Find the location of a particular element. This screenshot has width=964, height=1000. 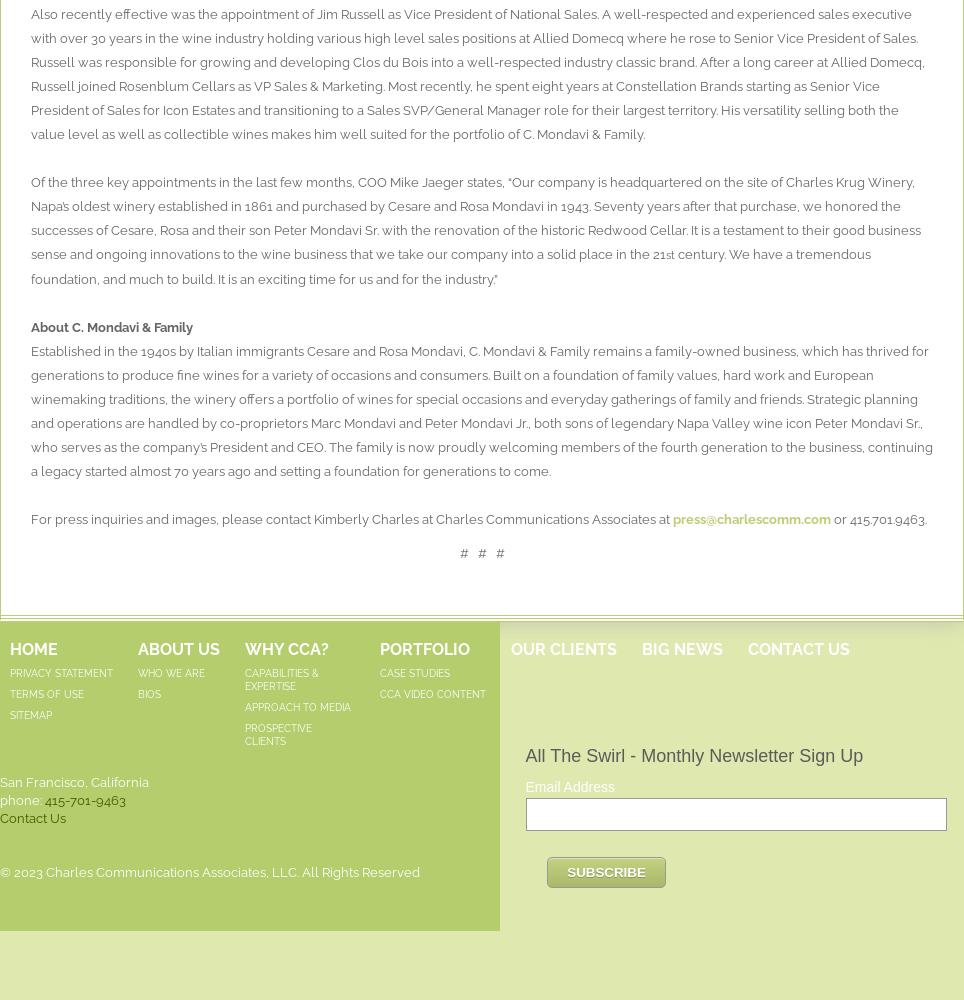

'phone:' is located at coordinates (0, 799).